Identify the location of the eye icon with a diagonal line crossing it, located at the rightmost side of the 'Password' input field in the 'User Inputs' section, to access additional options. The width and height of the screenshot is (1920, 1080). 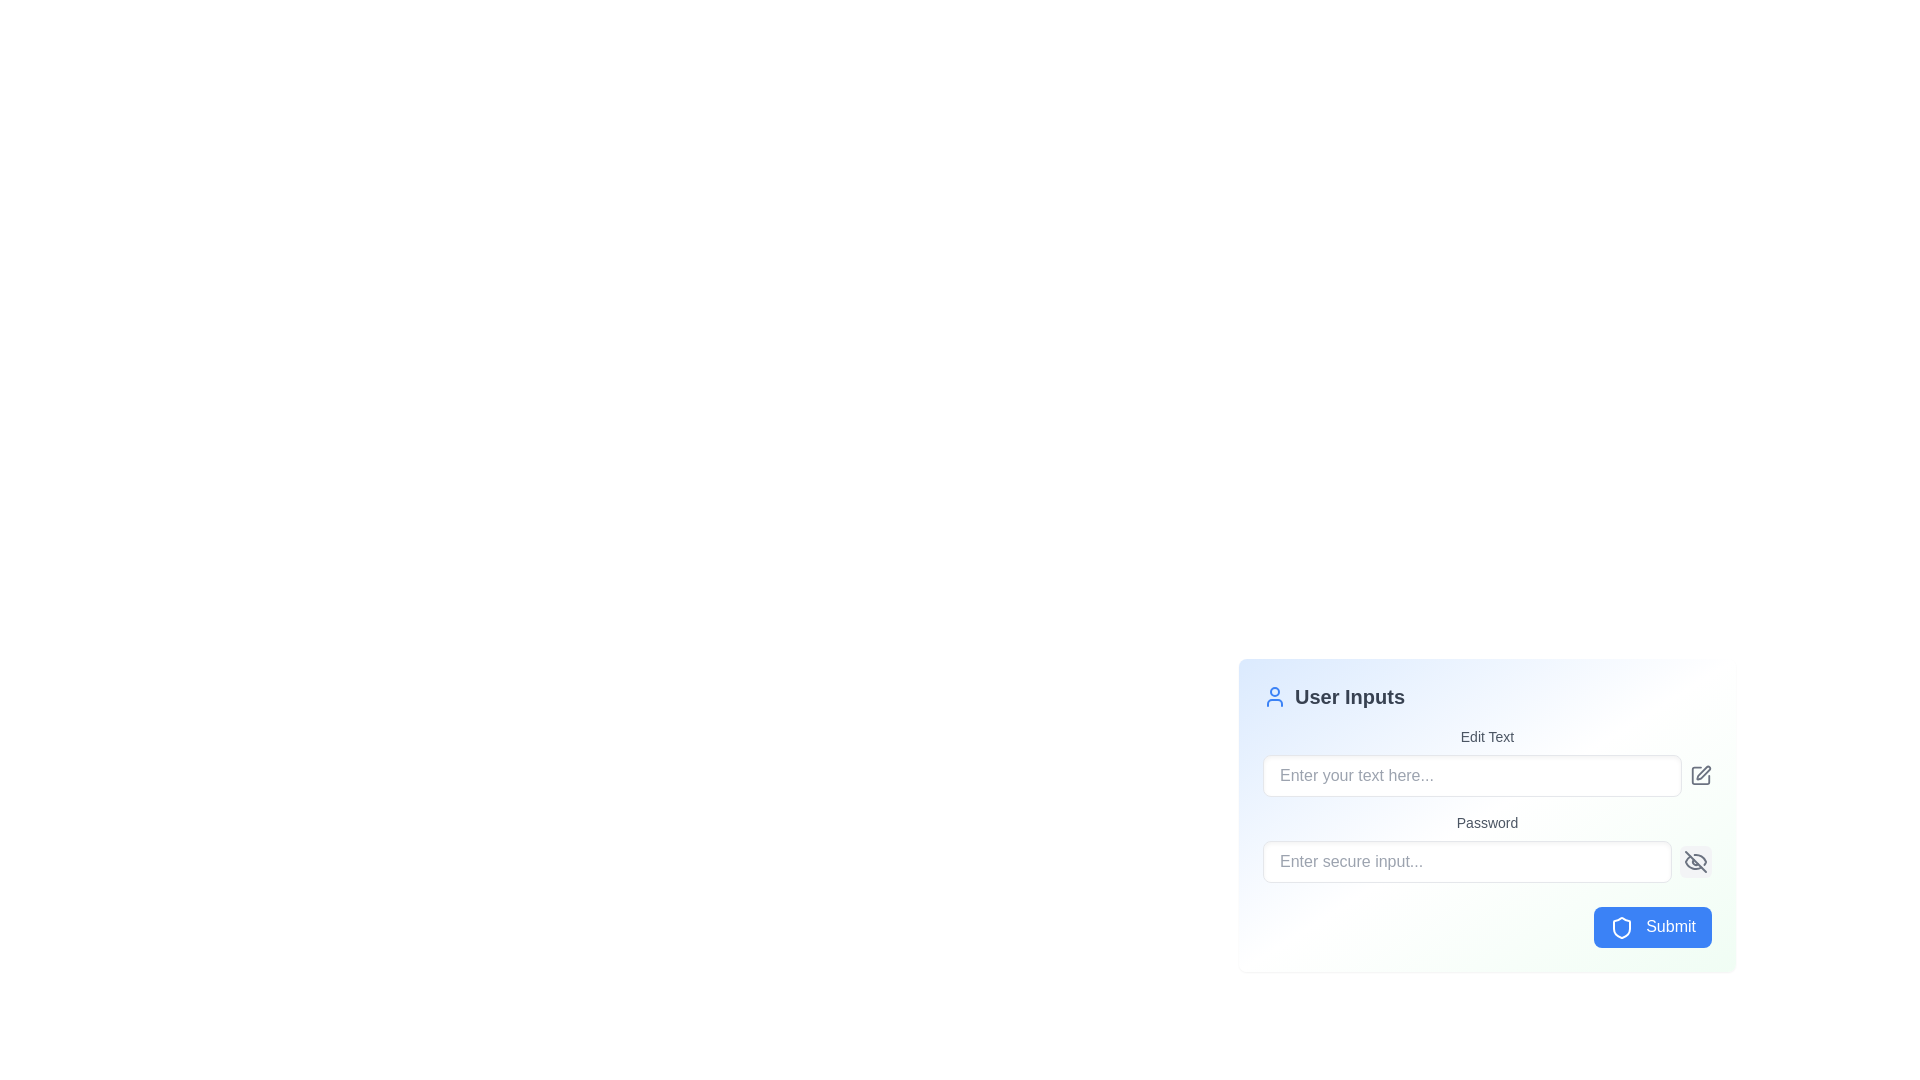
(1694, 860).